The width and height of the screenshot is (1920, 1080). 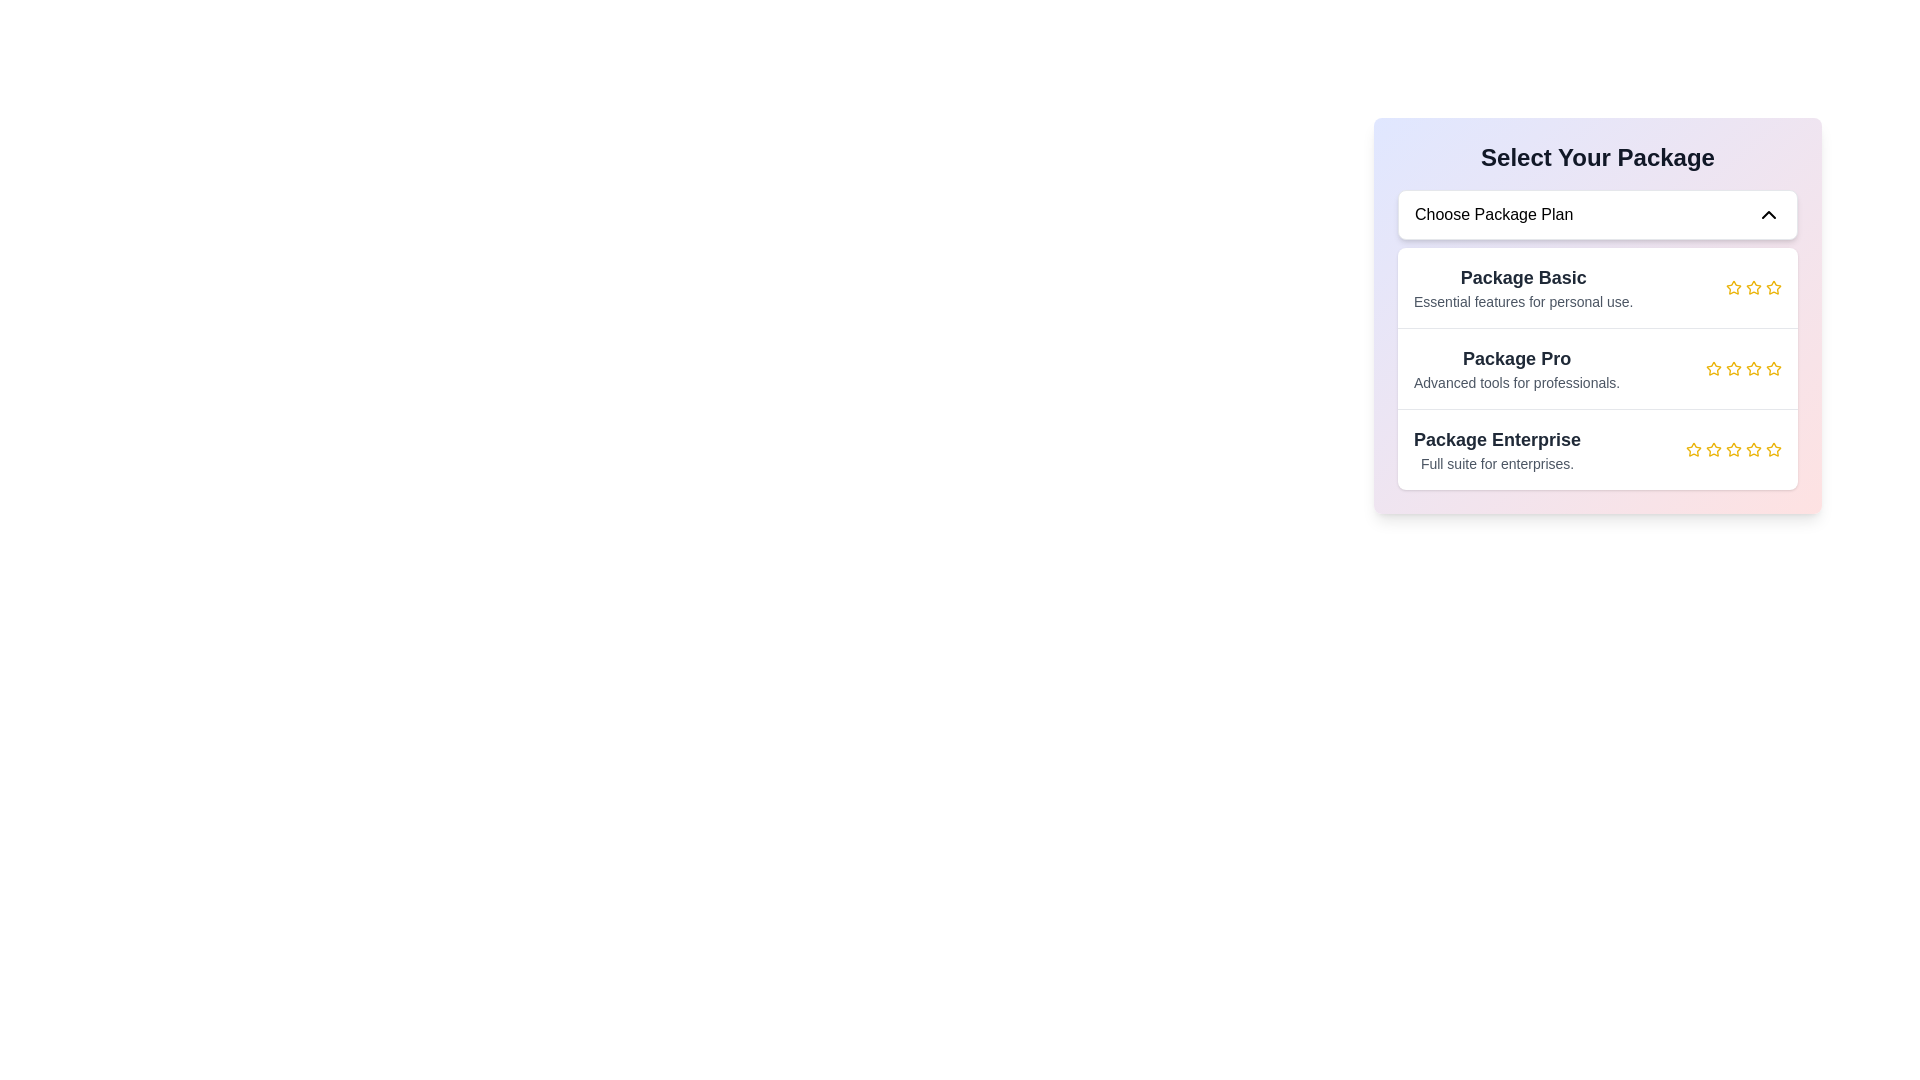 I want to click on the third yellow star icon representing the 'Package Pro' option, so click(x=1732, y=369).